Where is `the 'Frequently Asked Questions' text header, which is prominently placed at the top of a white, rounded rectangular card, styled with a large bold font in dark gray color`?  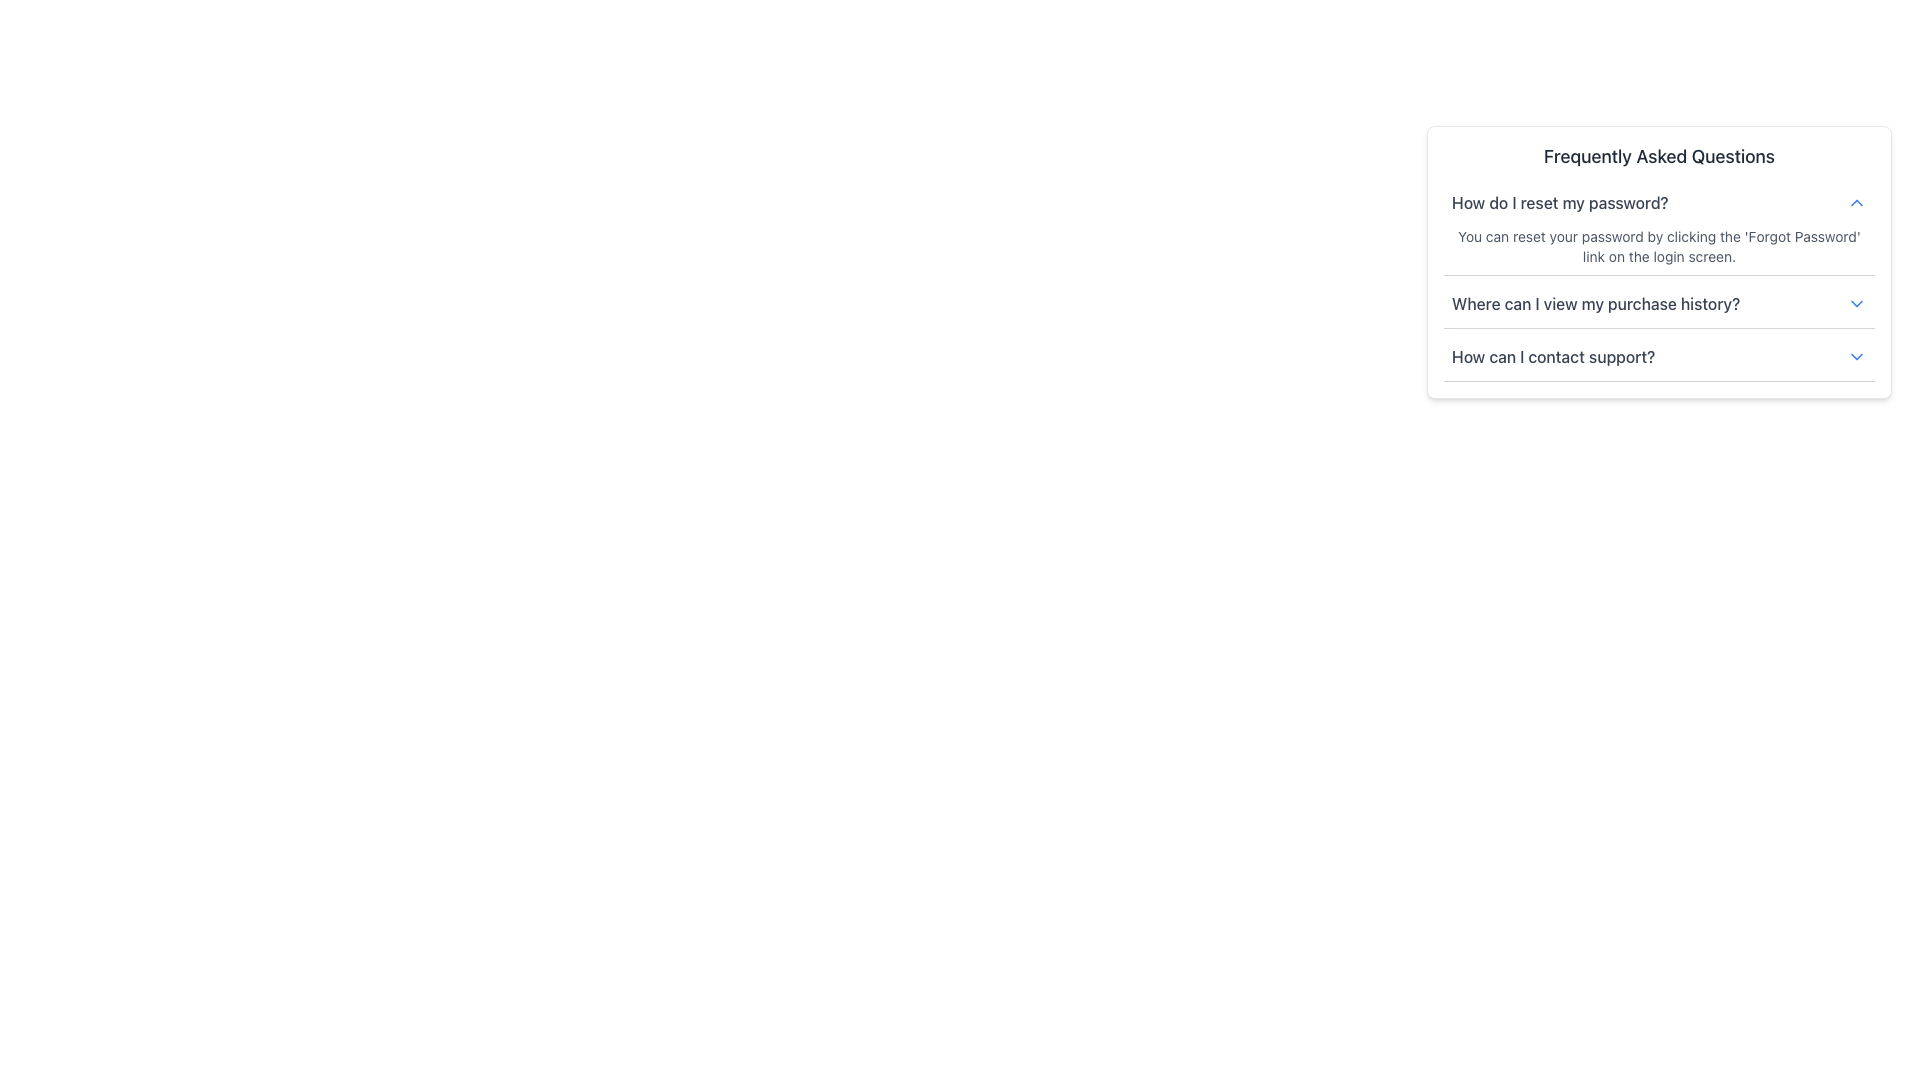 the 'Frequently Asked Questions' text header, which is prominently placed at the top of a white, rounded rectangular card, styled with a large bold font in dark gray color is located at coordinates (1659, 156).